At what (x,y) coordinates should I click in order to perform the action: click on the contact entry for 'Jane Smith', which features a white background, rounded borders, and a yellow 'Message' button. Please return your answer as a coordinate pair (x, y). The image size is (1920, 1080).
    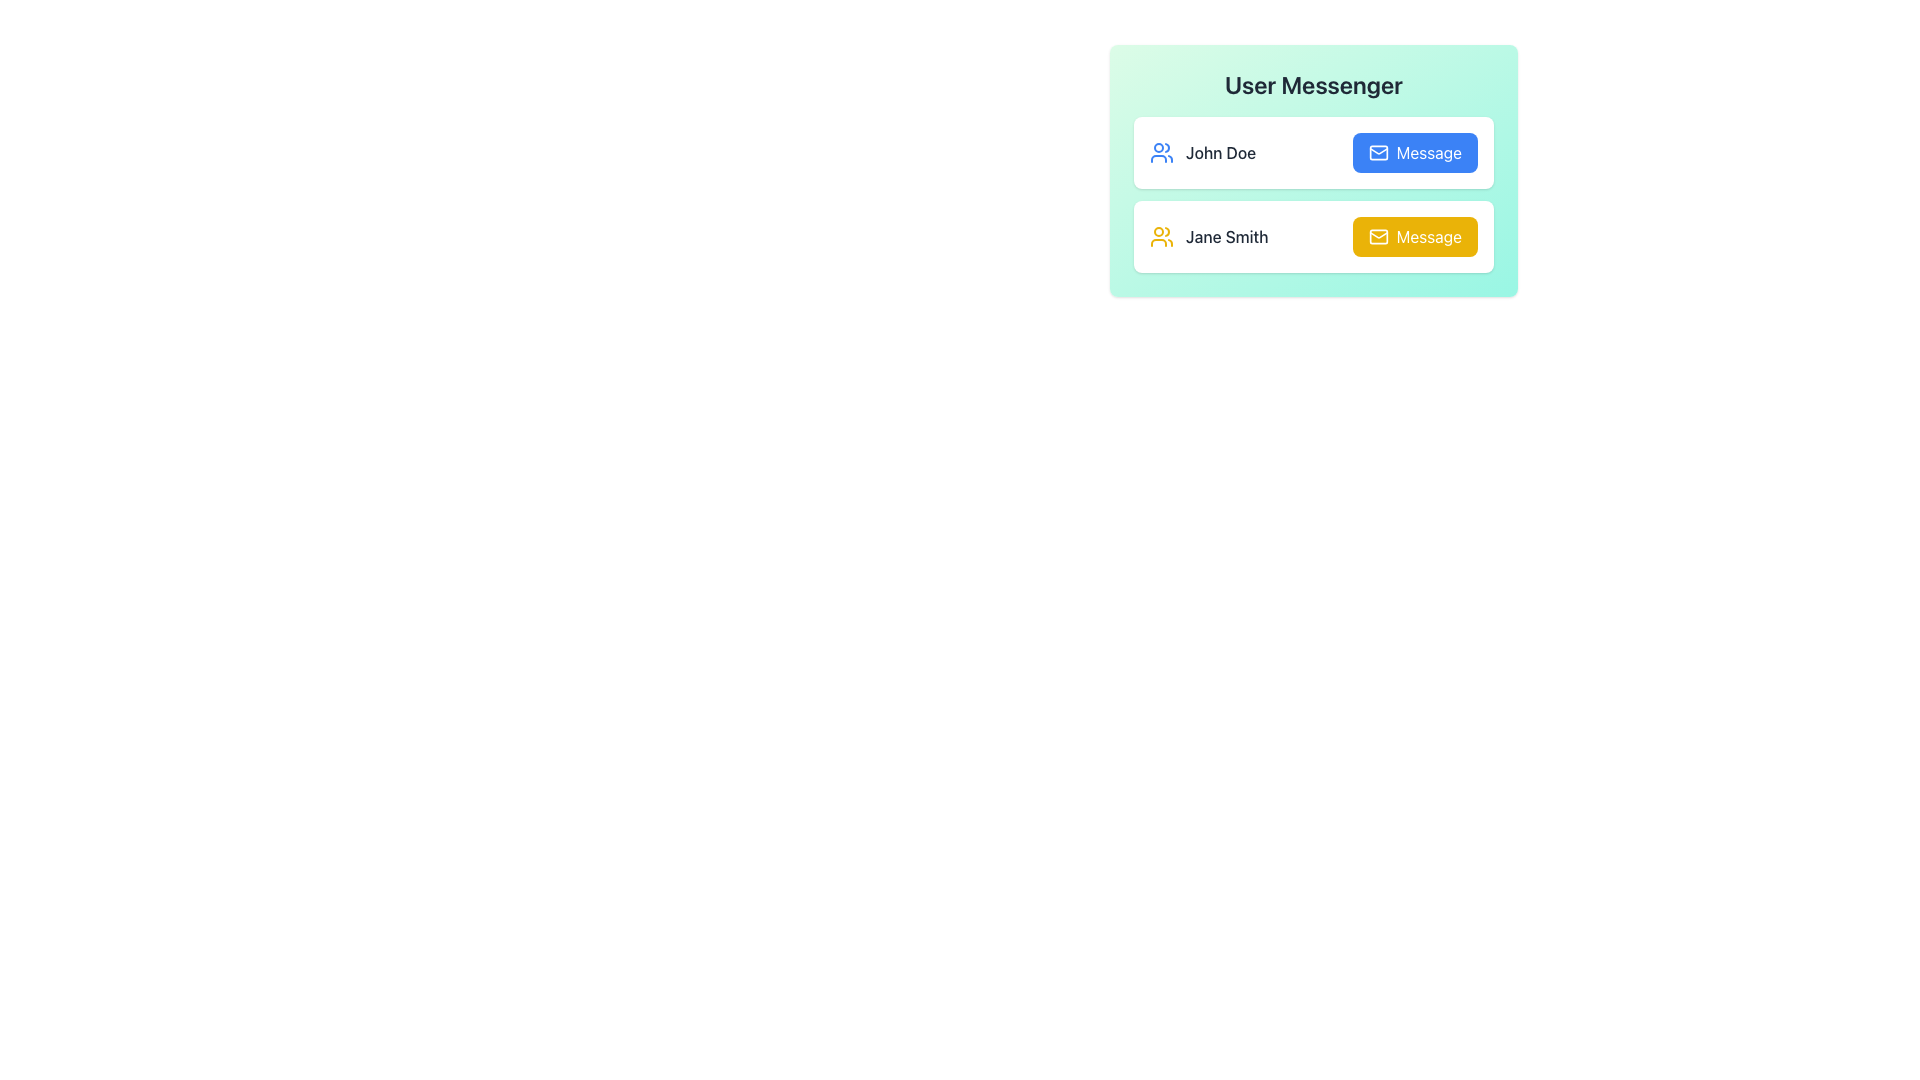
    Looking at the image, I should click on (1314, 235).